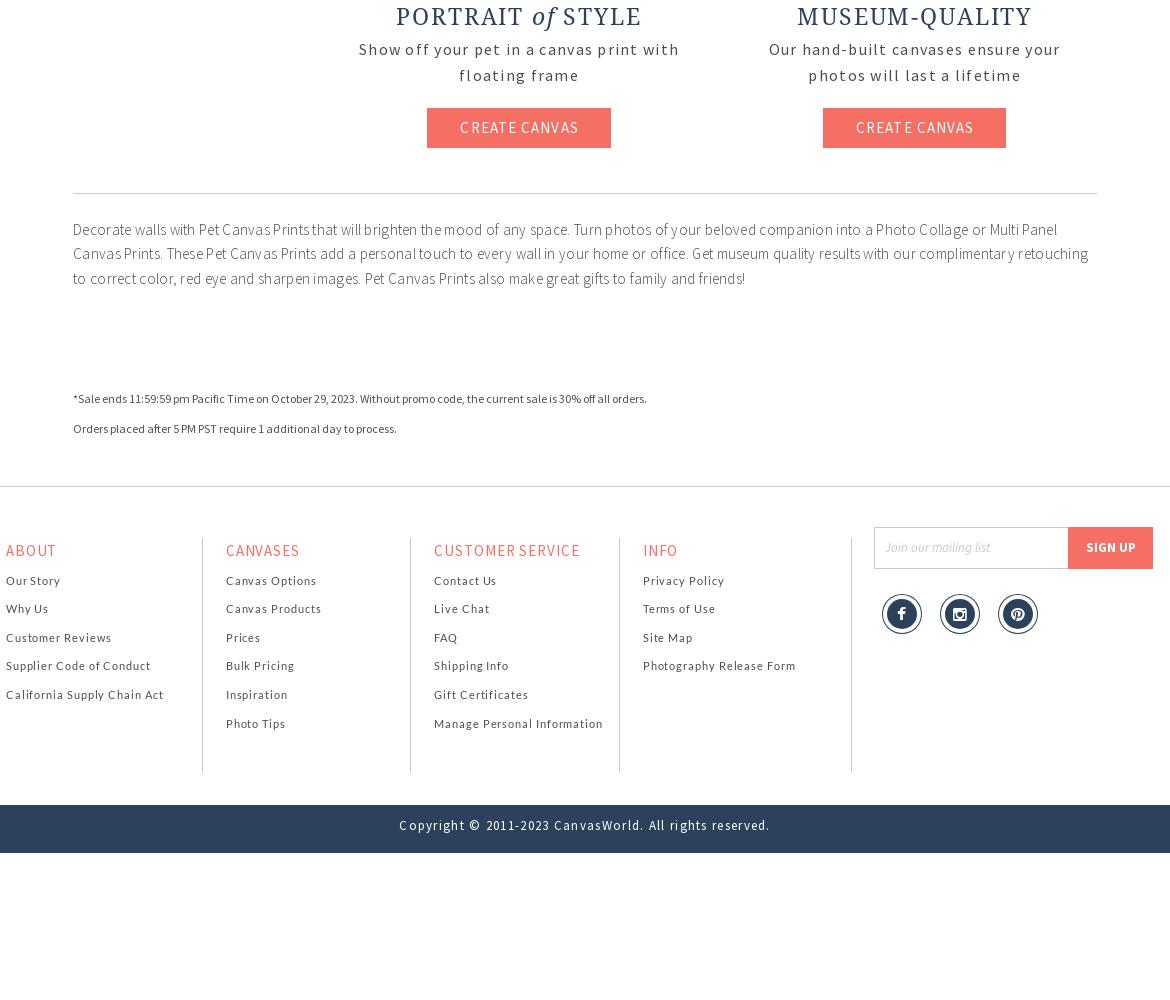  Describe the element at coordinates (541, 17) in the screenshot. I see `'of'` at that location.